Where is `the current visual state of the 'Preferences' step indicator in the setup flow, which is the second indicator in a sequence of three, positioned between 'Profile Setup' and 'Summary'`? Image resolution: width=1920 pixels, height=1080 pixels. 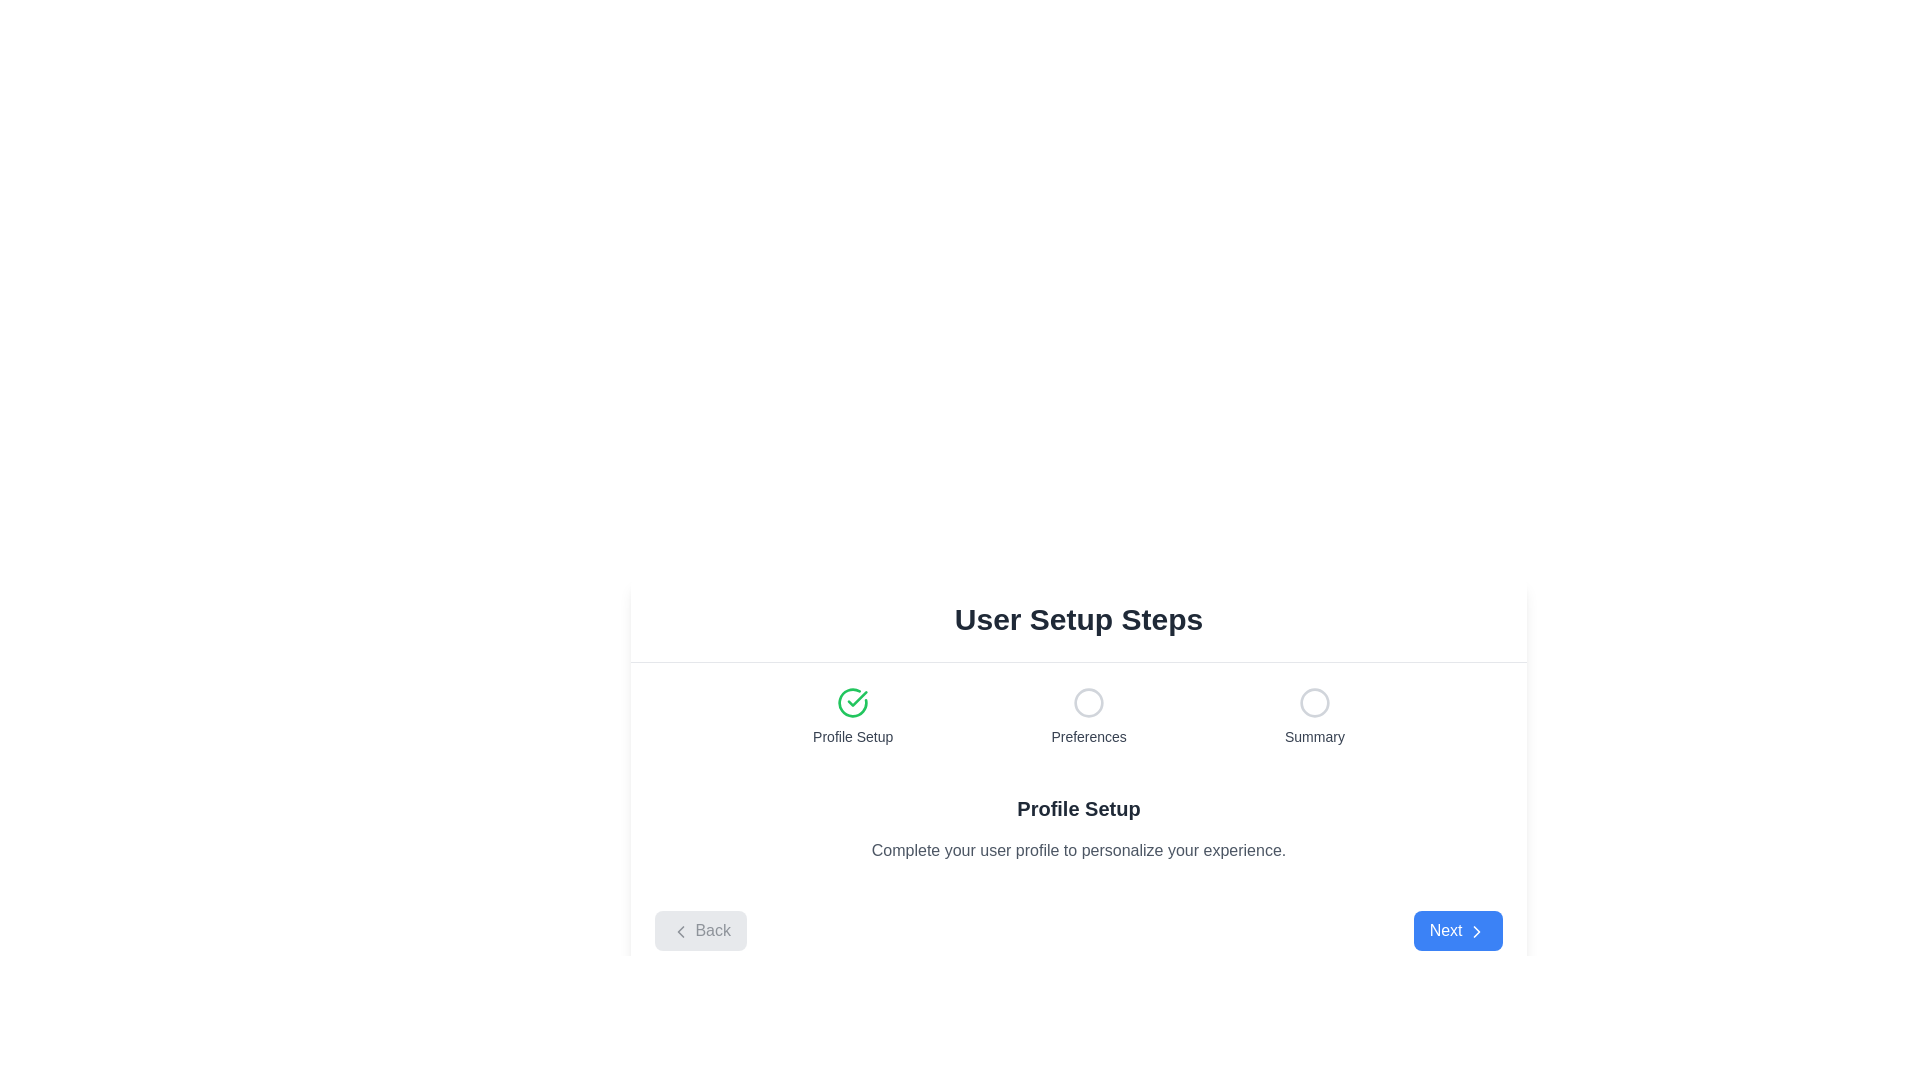
the current visual state of the 'Preferences' step indicator in the setup flow, which is the second indicator in a sequence of three, positioned between 'Profile Setup' and 'Summary' is located at coordinates (1088, 716).